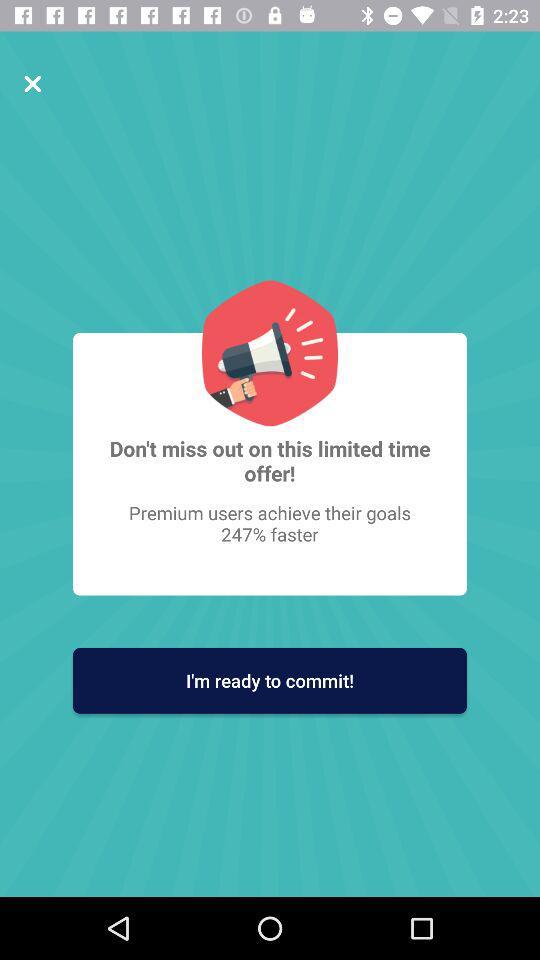 This screenshot has width=540, height=960. Describe the element at coordinates (270, 680) in the screenshot. I see `the i m ready icon` at that location.